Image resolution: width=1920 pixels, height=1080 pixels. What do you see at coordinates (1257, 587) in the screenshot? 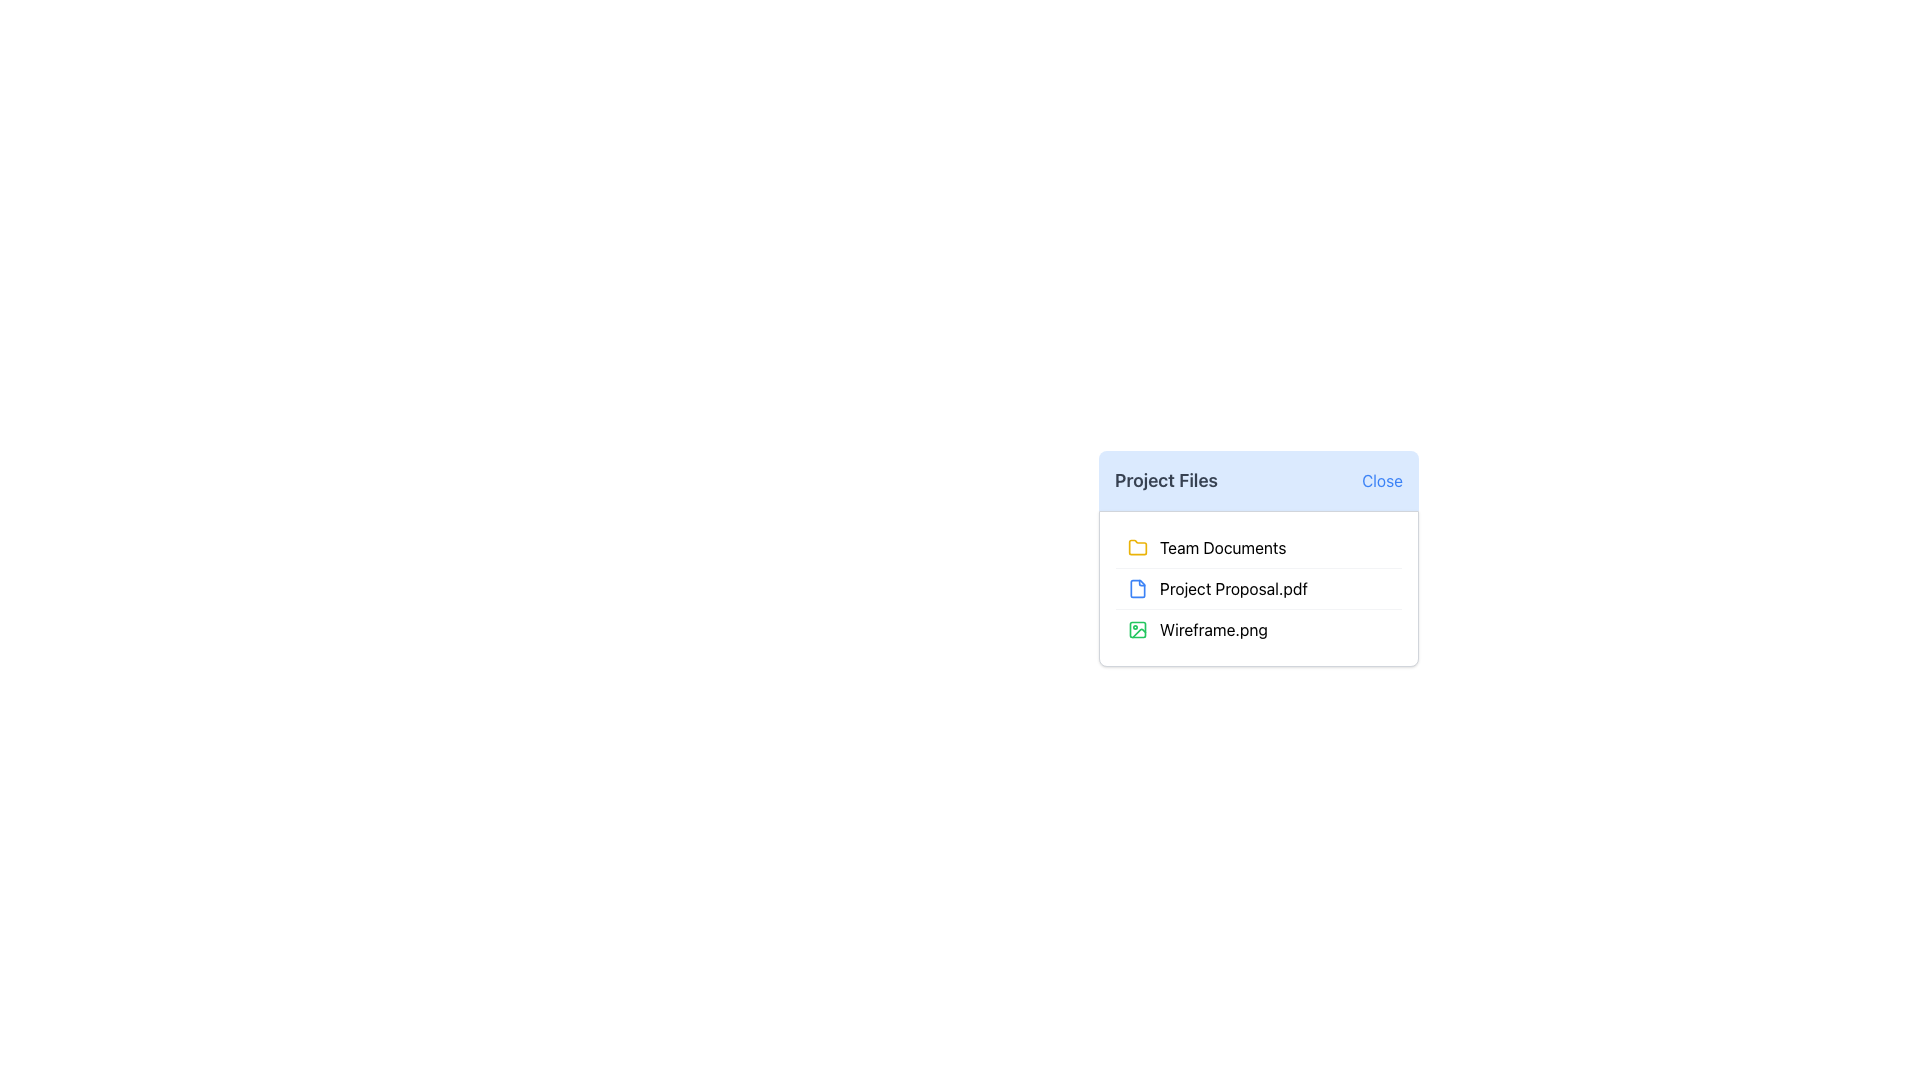
I see `the document labeled 'Project Proposal.pdf' in the 'Project Files' list` at bounding box center [1257, 587].